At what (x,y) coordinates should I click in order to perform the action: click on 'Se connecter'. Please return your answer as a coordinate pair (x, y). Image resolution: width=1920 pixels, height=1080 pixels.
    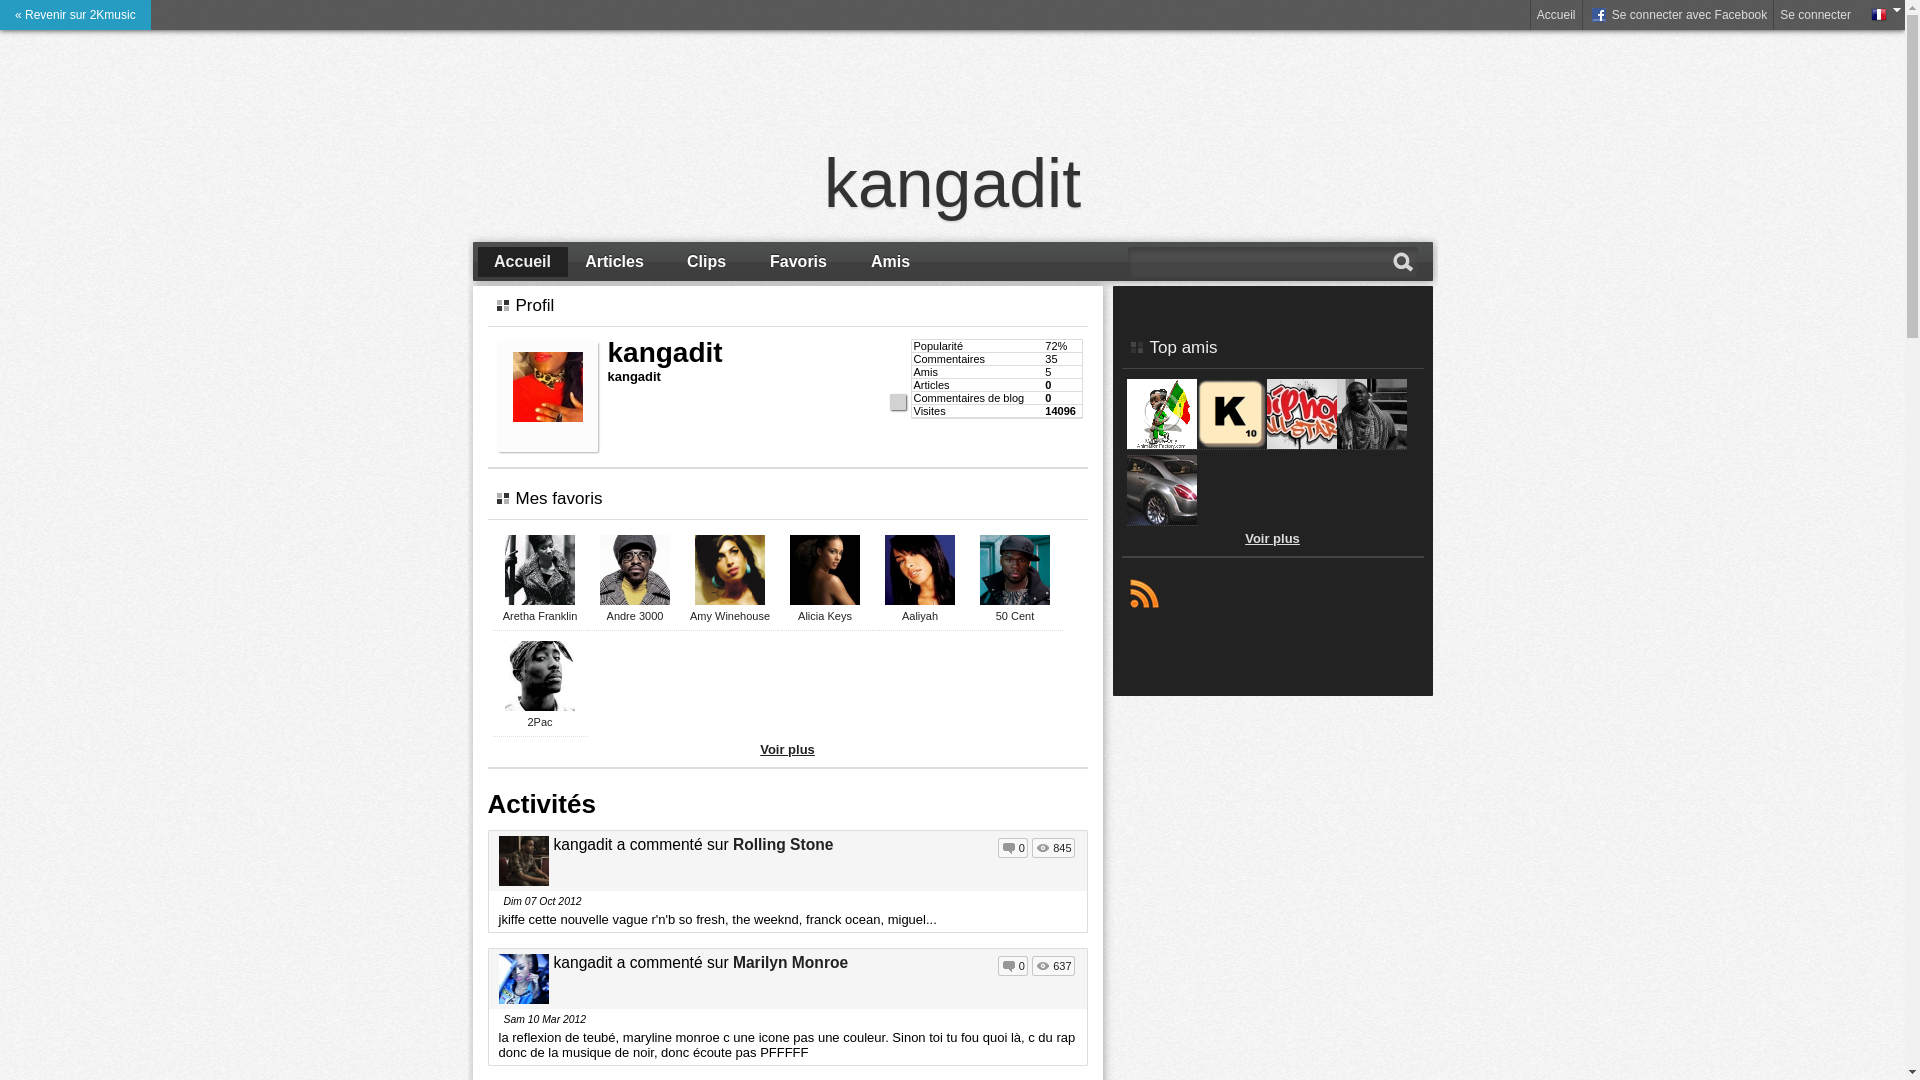
    Looking at the image, I should click on (1815, 15).